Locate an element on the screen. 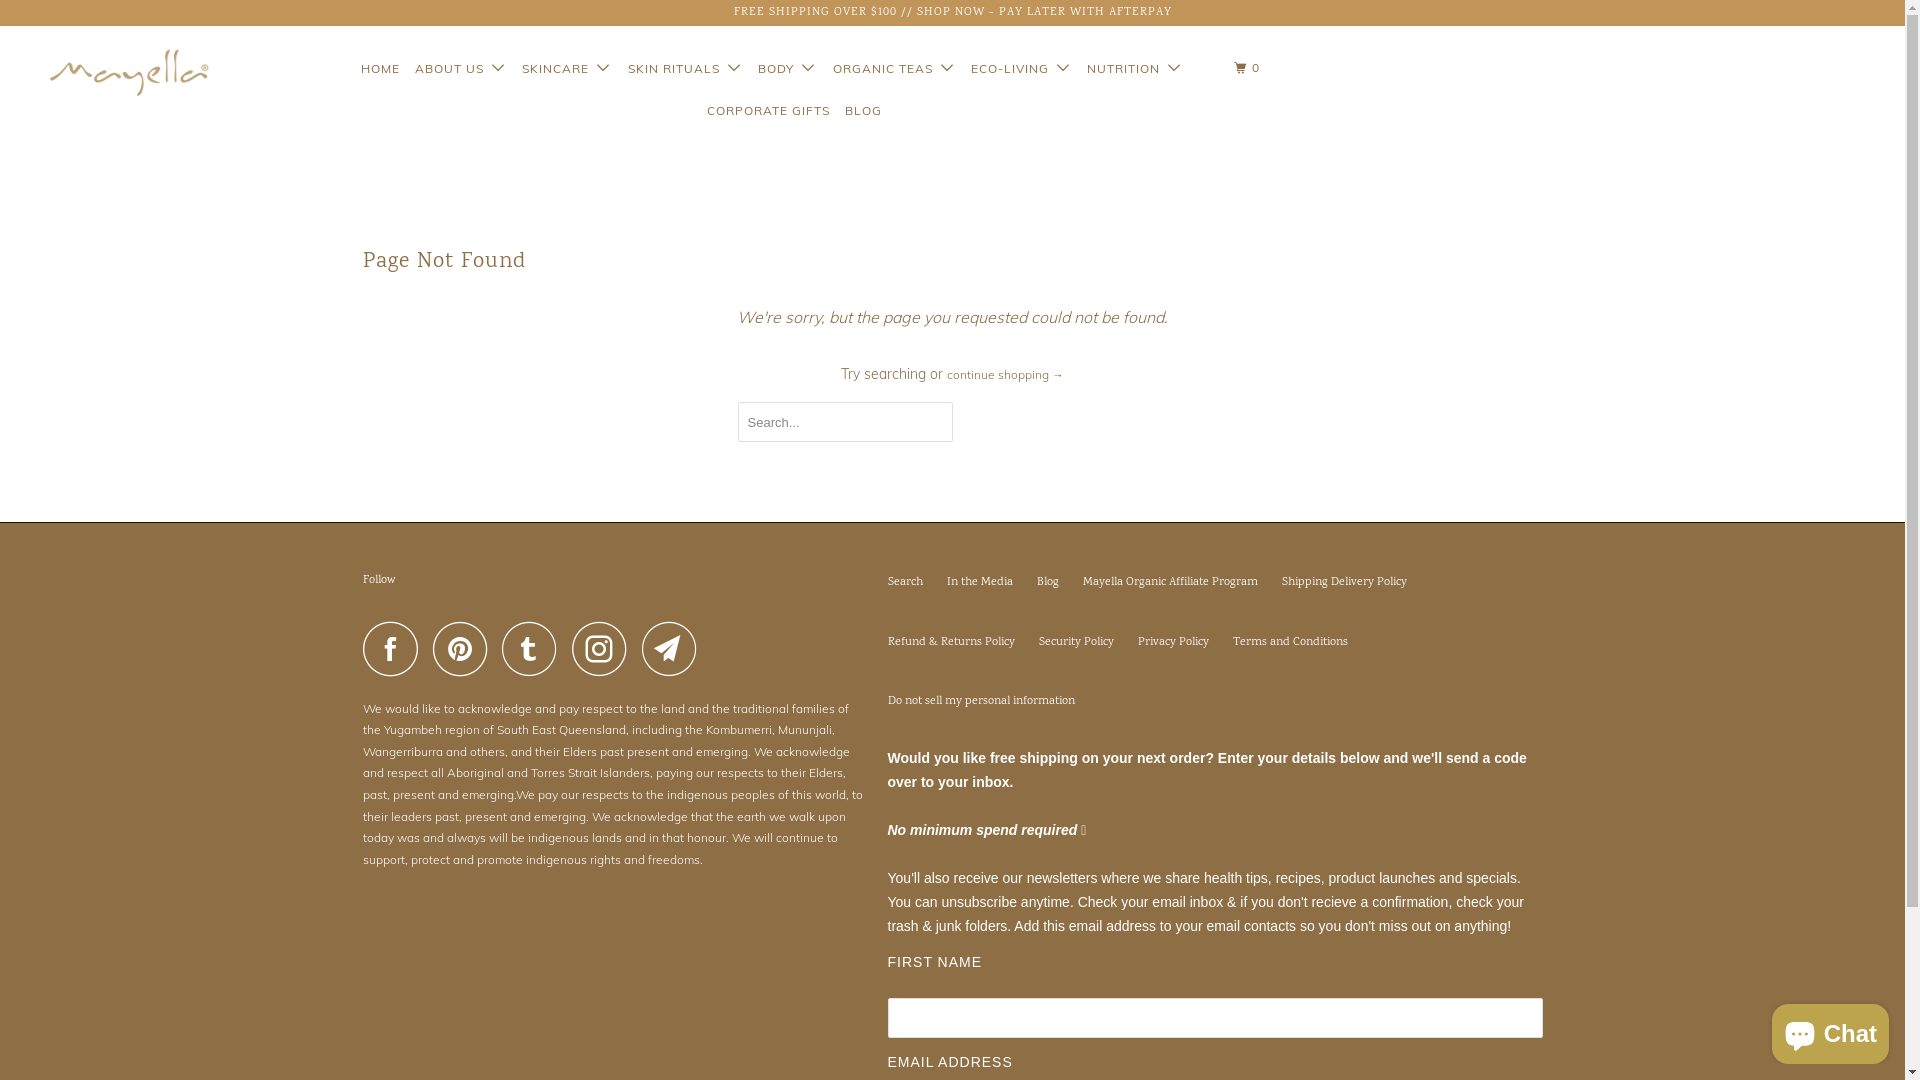 Image resolution: width=1920 pixels, height=1080 pixels. 'In the Media' is located at coordinates (979, 582).